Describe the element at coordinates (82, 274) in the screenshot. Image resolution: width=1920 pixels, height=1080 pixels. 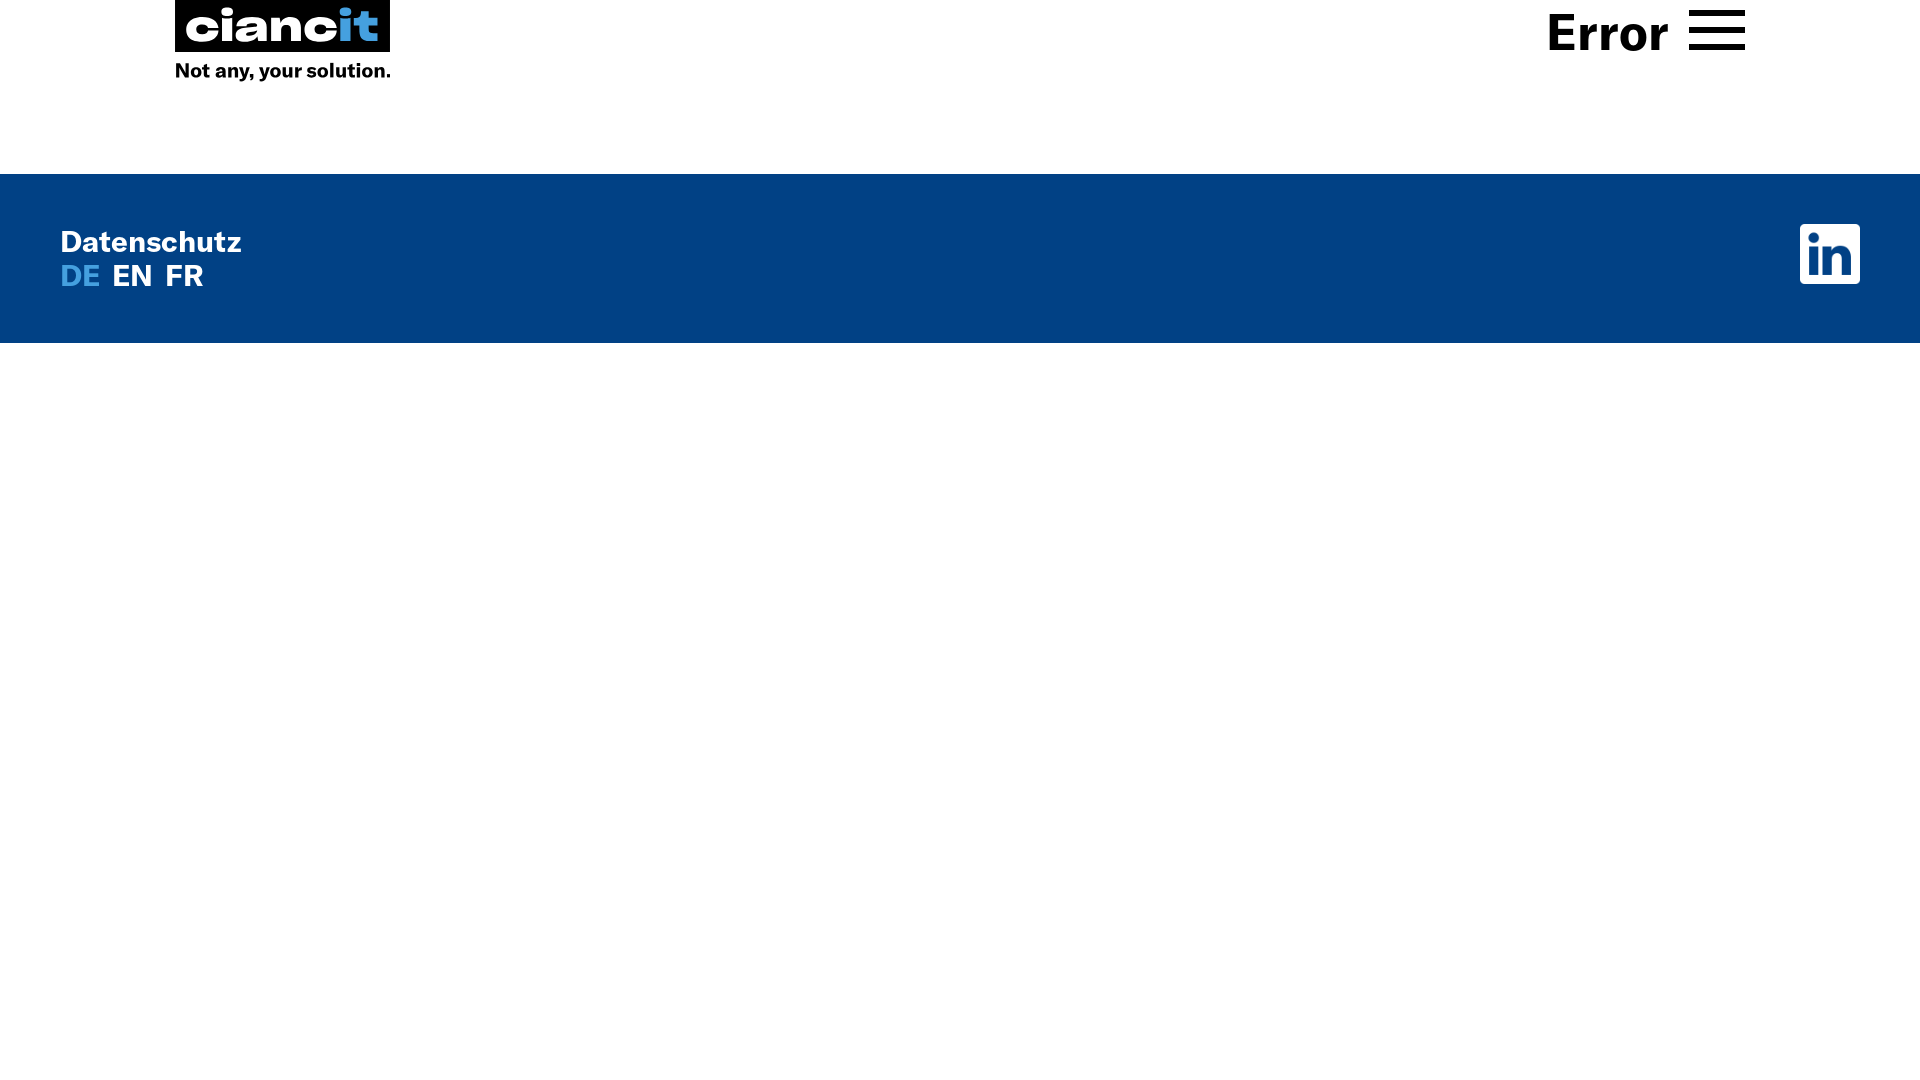
I see `'DE'` at that location.